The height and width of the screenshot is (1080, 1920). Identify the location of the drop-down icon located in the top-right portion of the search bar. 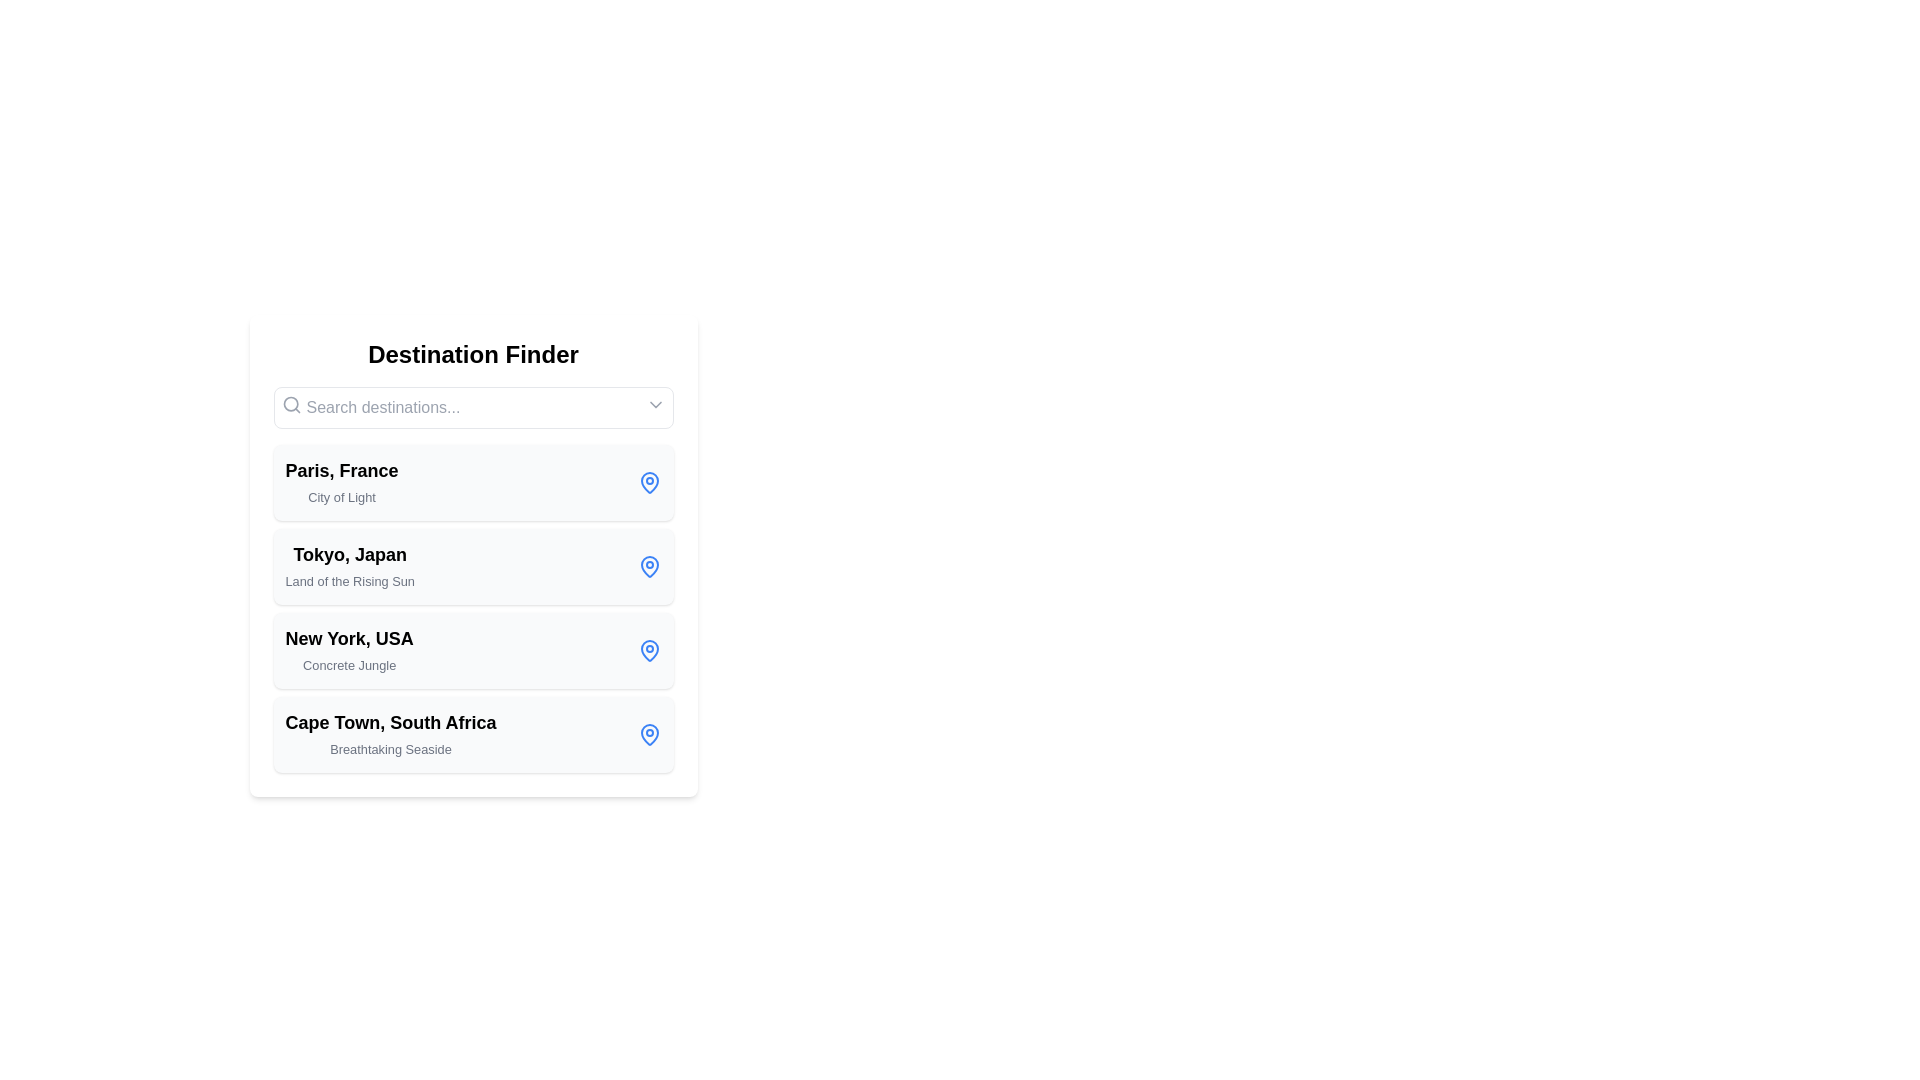
(655, 405).